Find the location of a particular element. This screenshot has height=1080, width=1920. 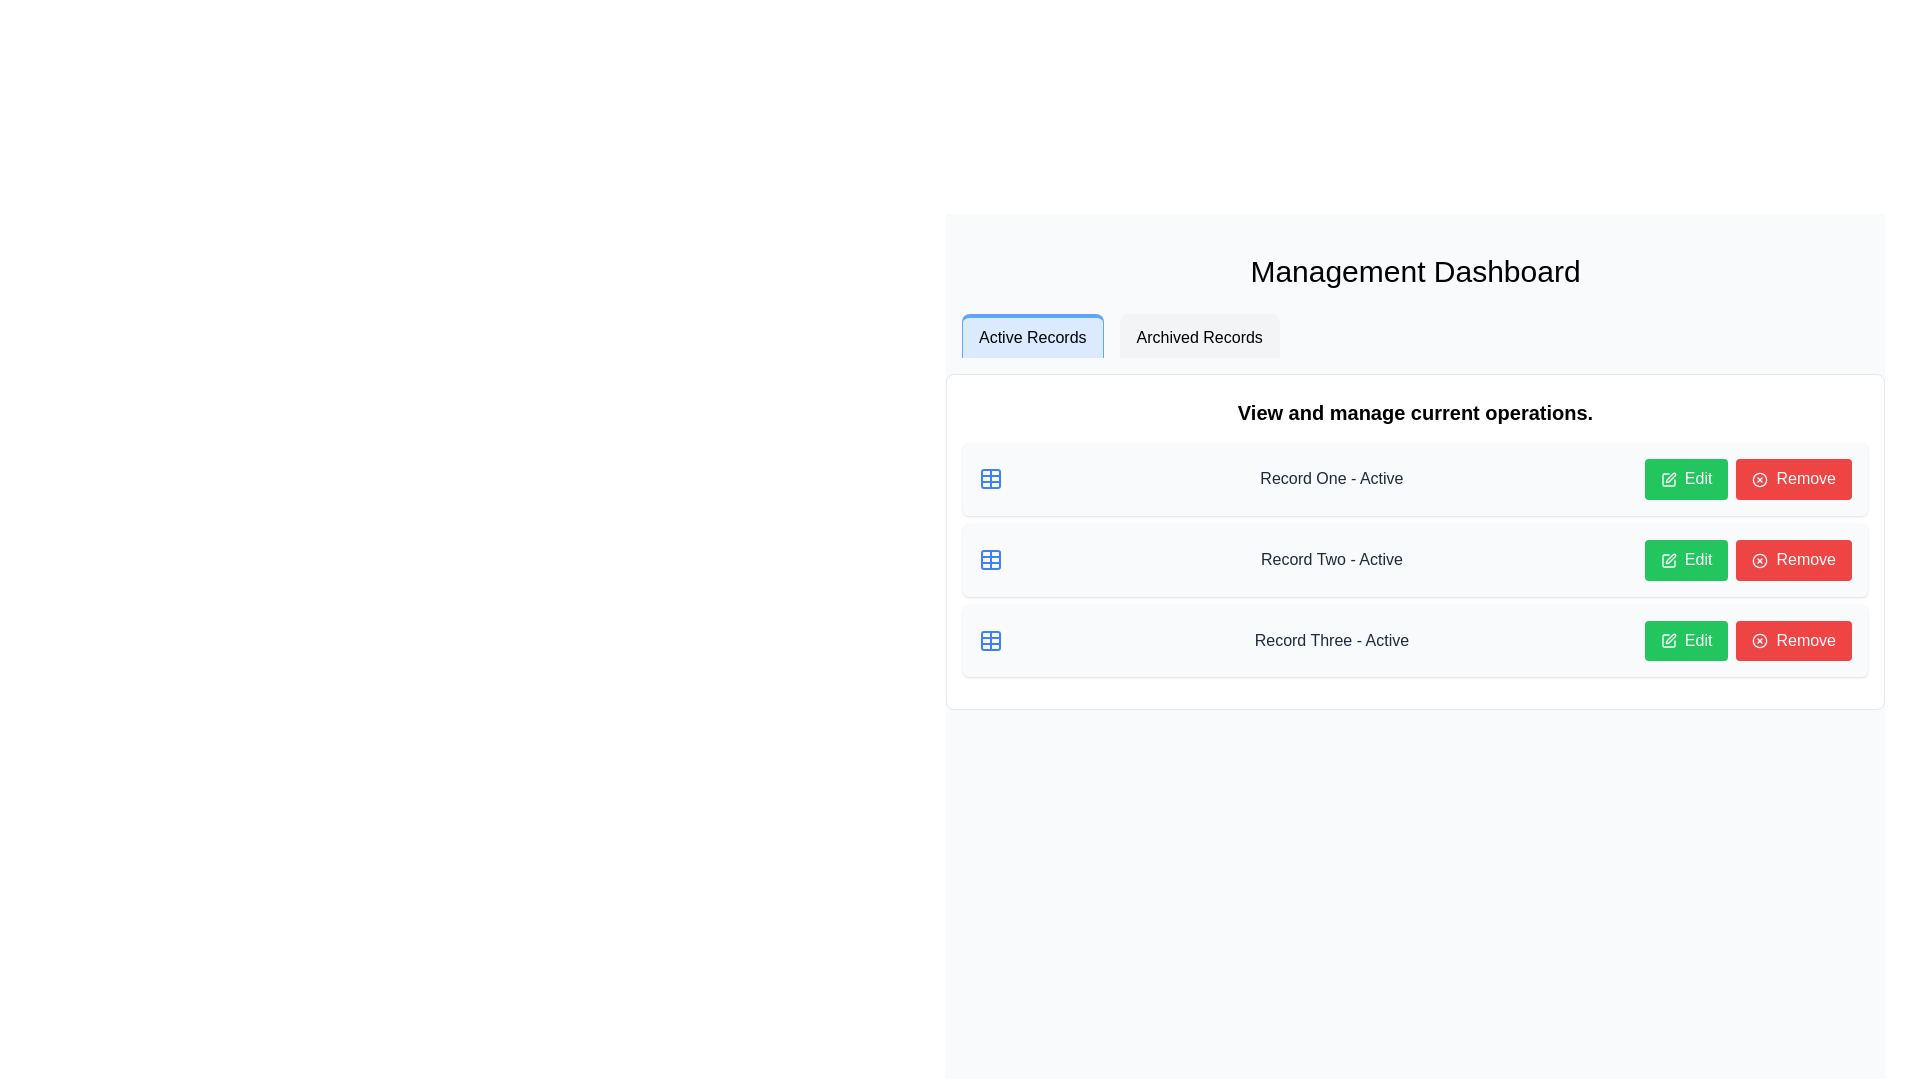

the 'Edit' icon associated with 'Record Three - Active' in the management dashboard is located at coordinates (1668, 641).